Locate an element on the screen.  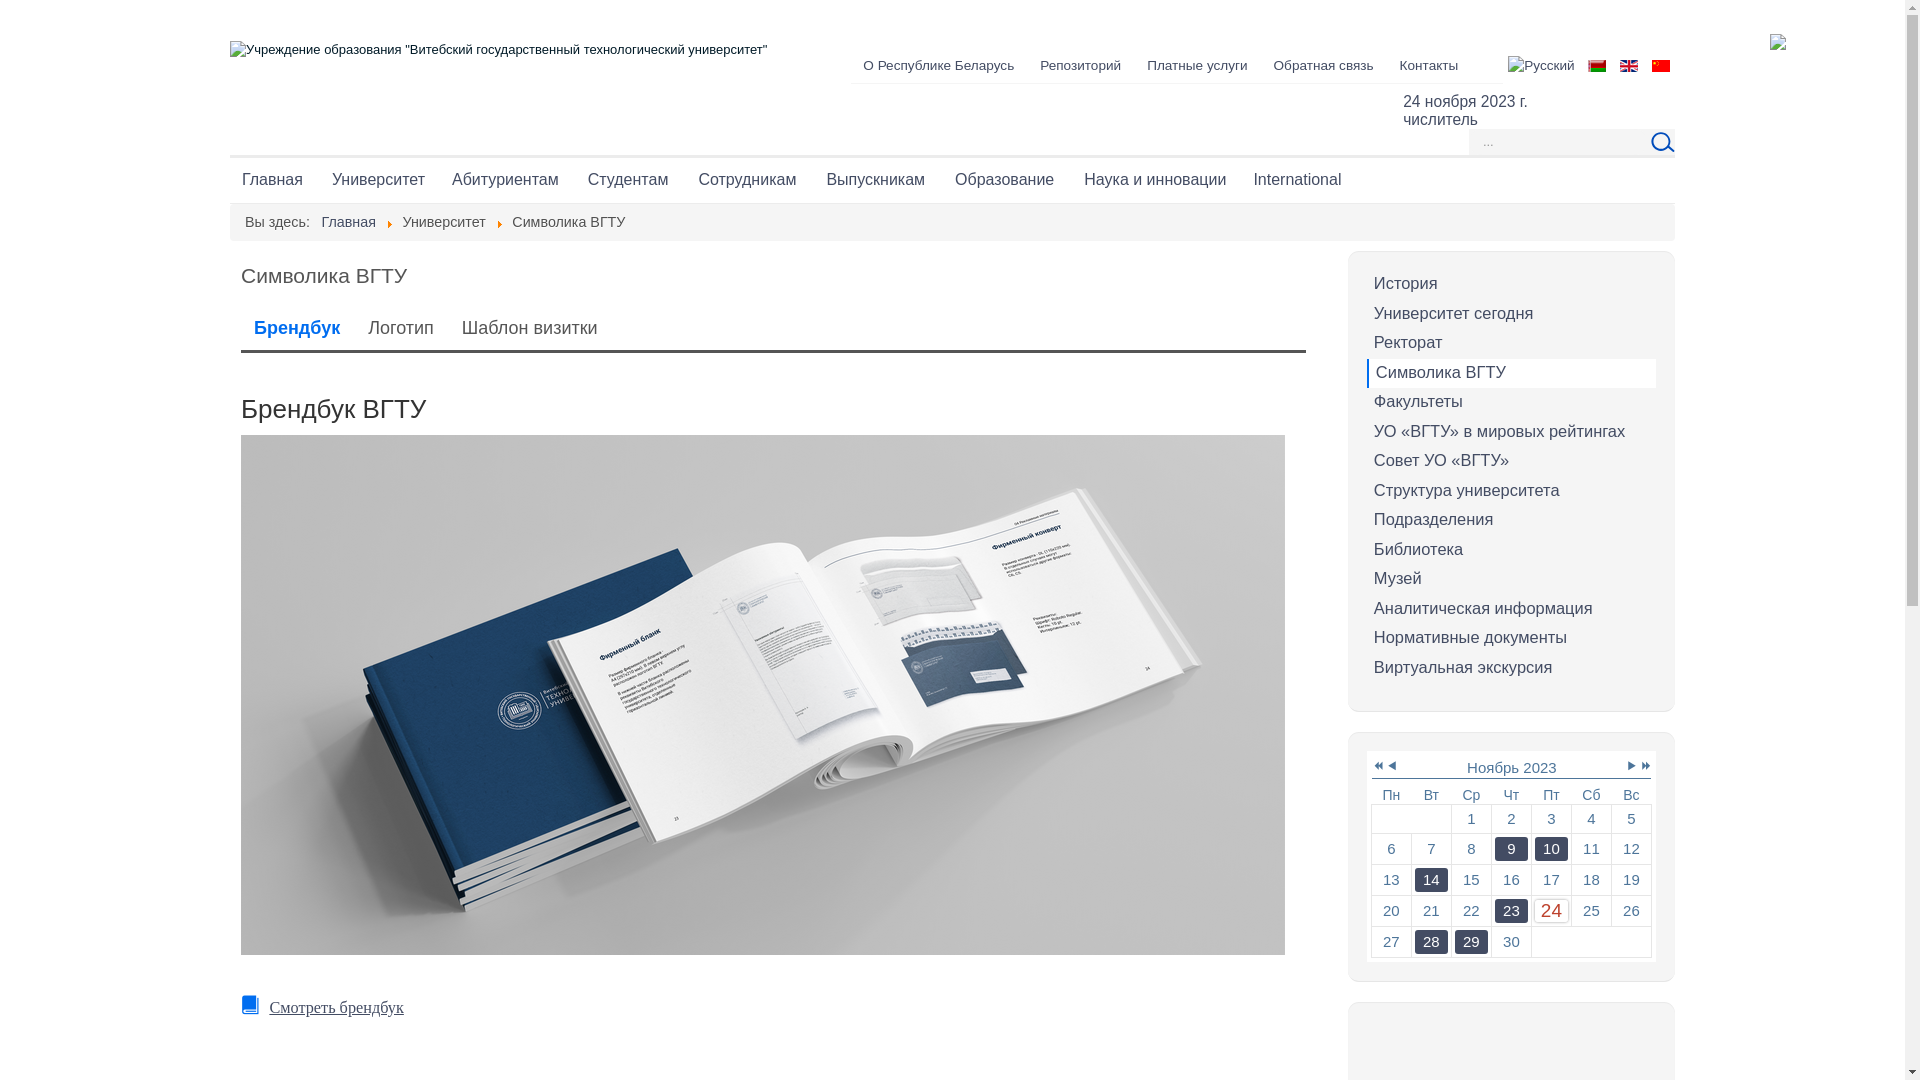
'10' is located at coordinates (1550, 848).